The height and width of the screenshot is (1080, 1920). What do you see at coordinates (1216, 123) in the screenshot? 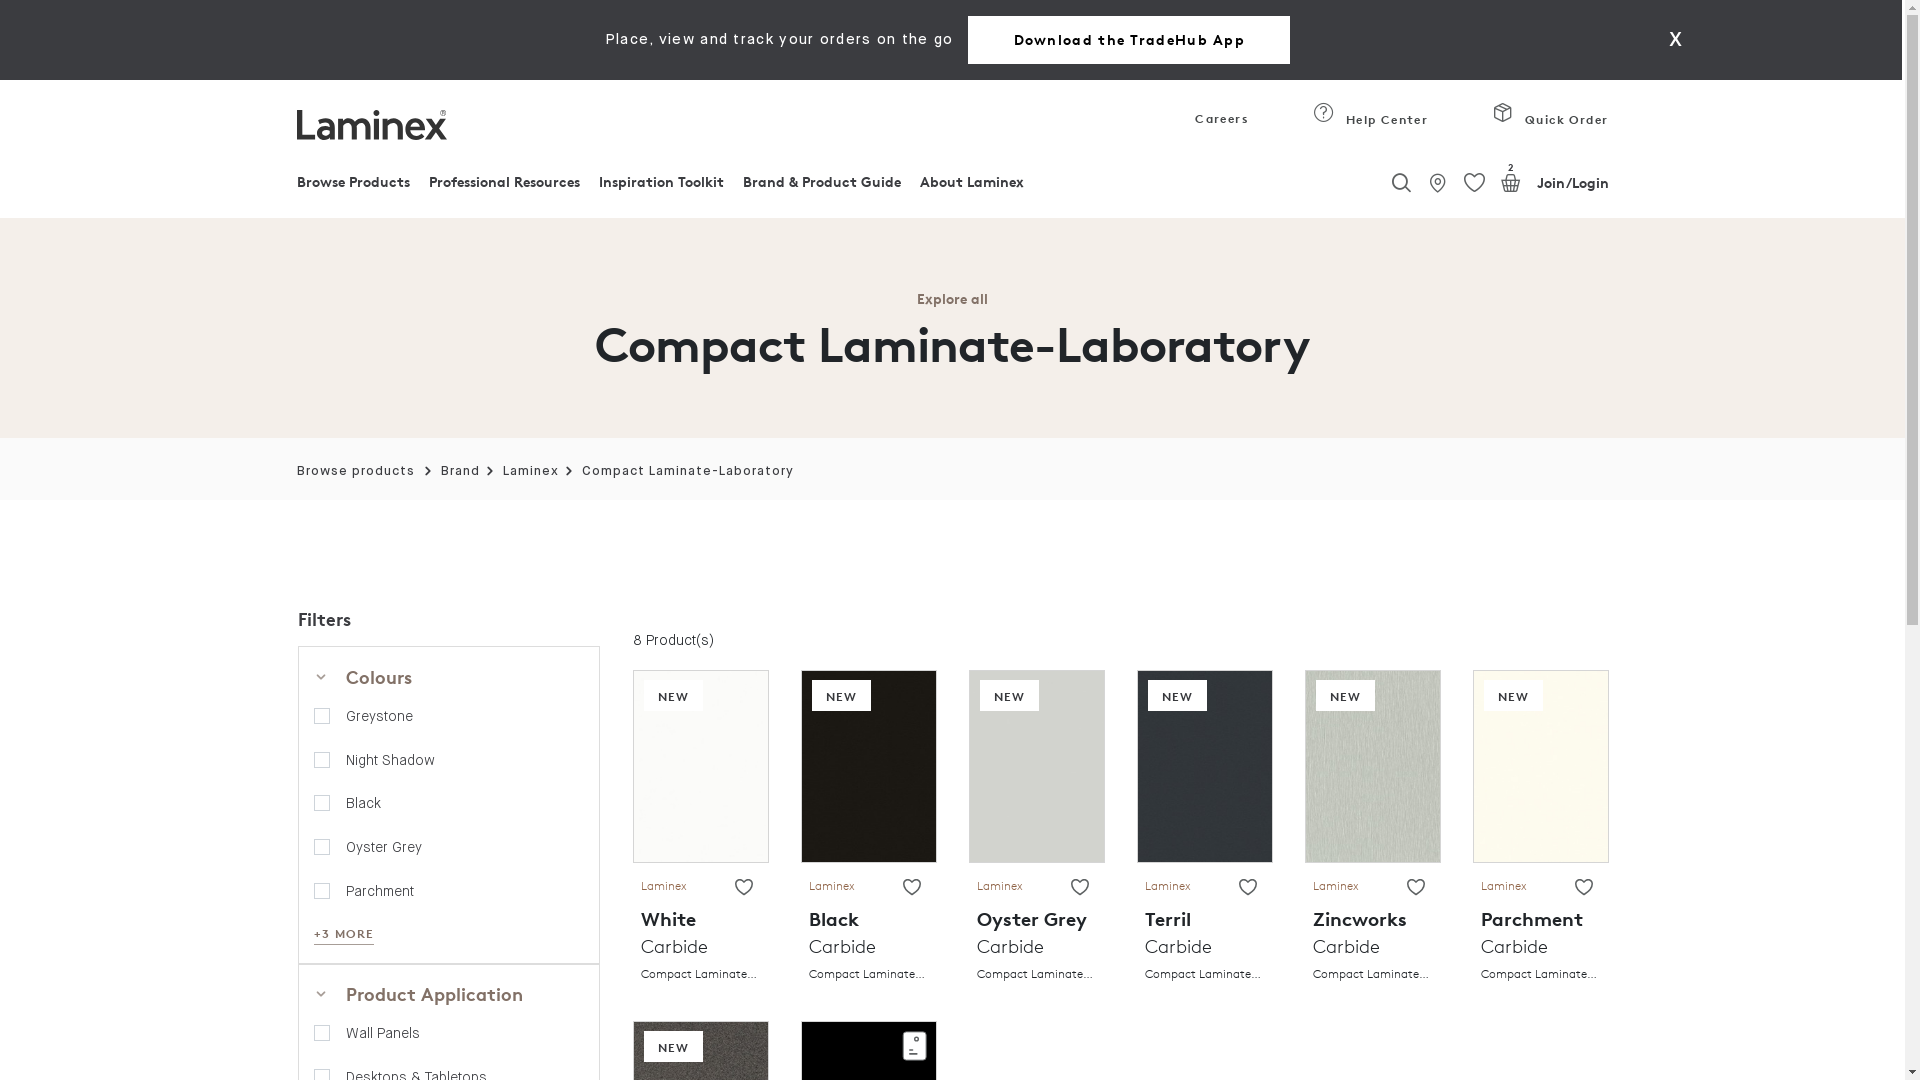
I see `'Careers'` at bounding box center [1216, 123].